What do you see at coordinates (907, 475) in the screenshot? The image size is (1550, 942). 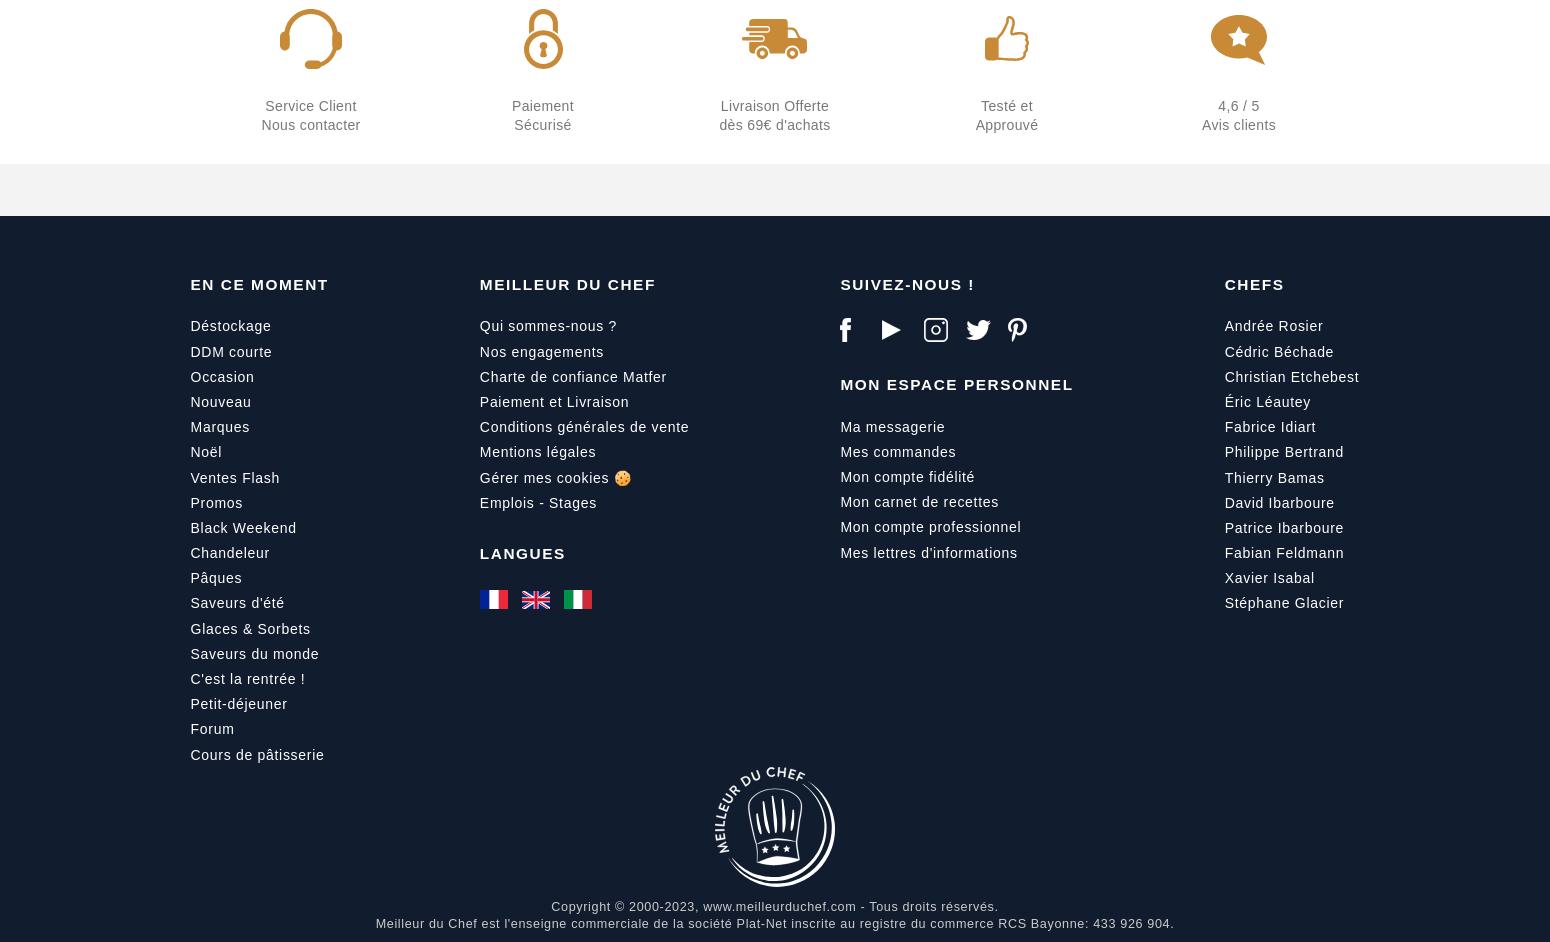 I see `'Mon compte fidélité'` at bounding box center [907, 475].